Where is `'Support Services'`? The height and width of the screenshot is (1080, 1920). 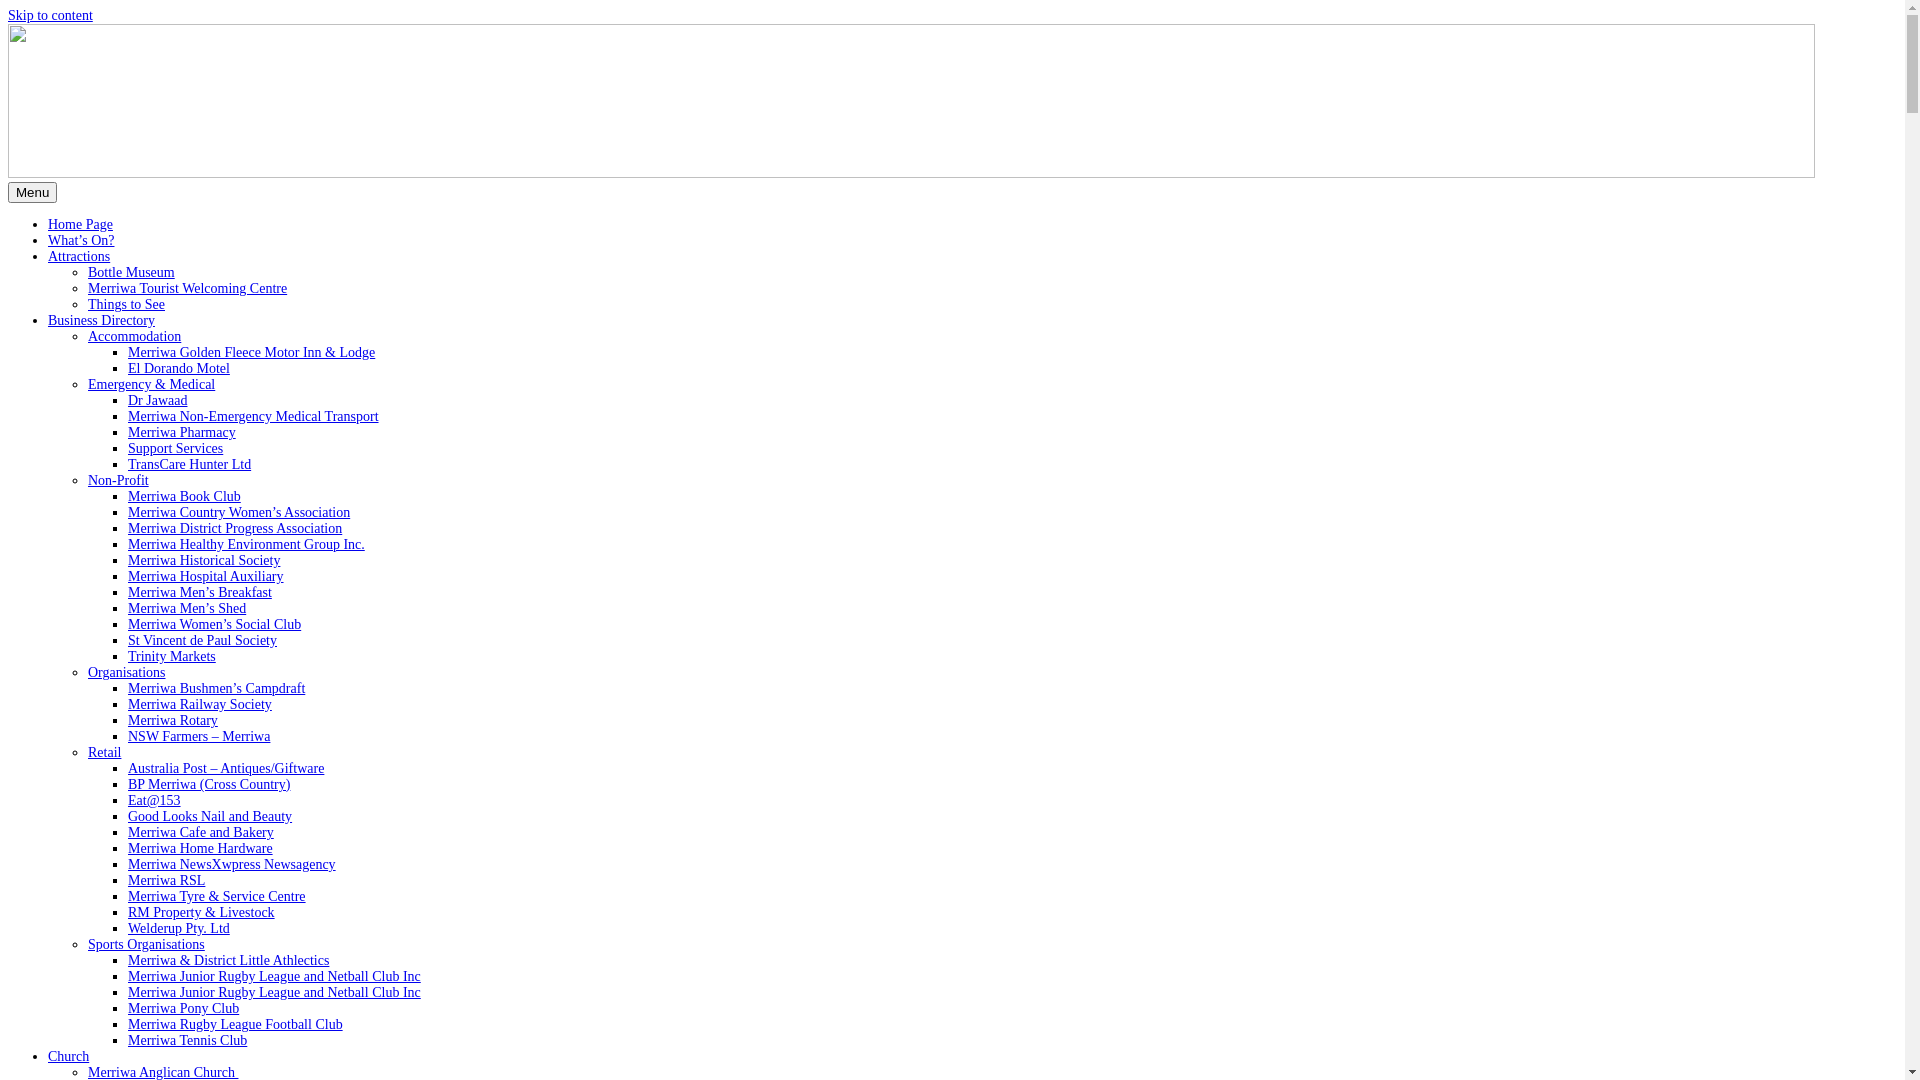 'Support Services' is located at coordinates (127, 447).